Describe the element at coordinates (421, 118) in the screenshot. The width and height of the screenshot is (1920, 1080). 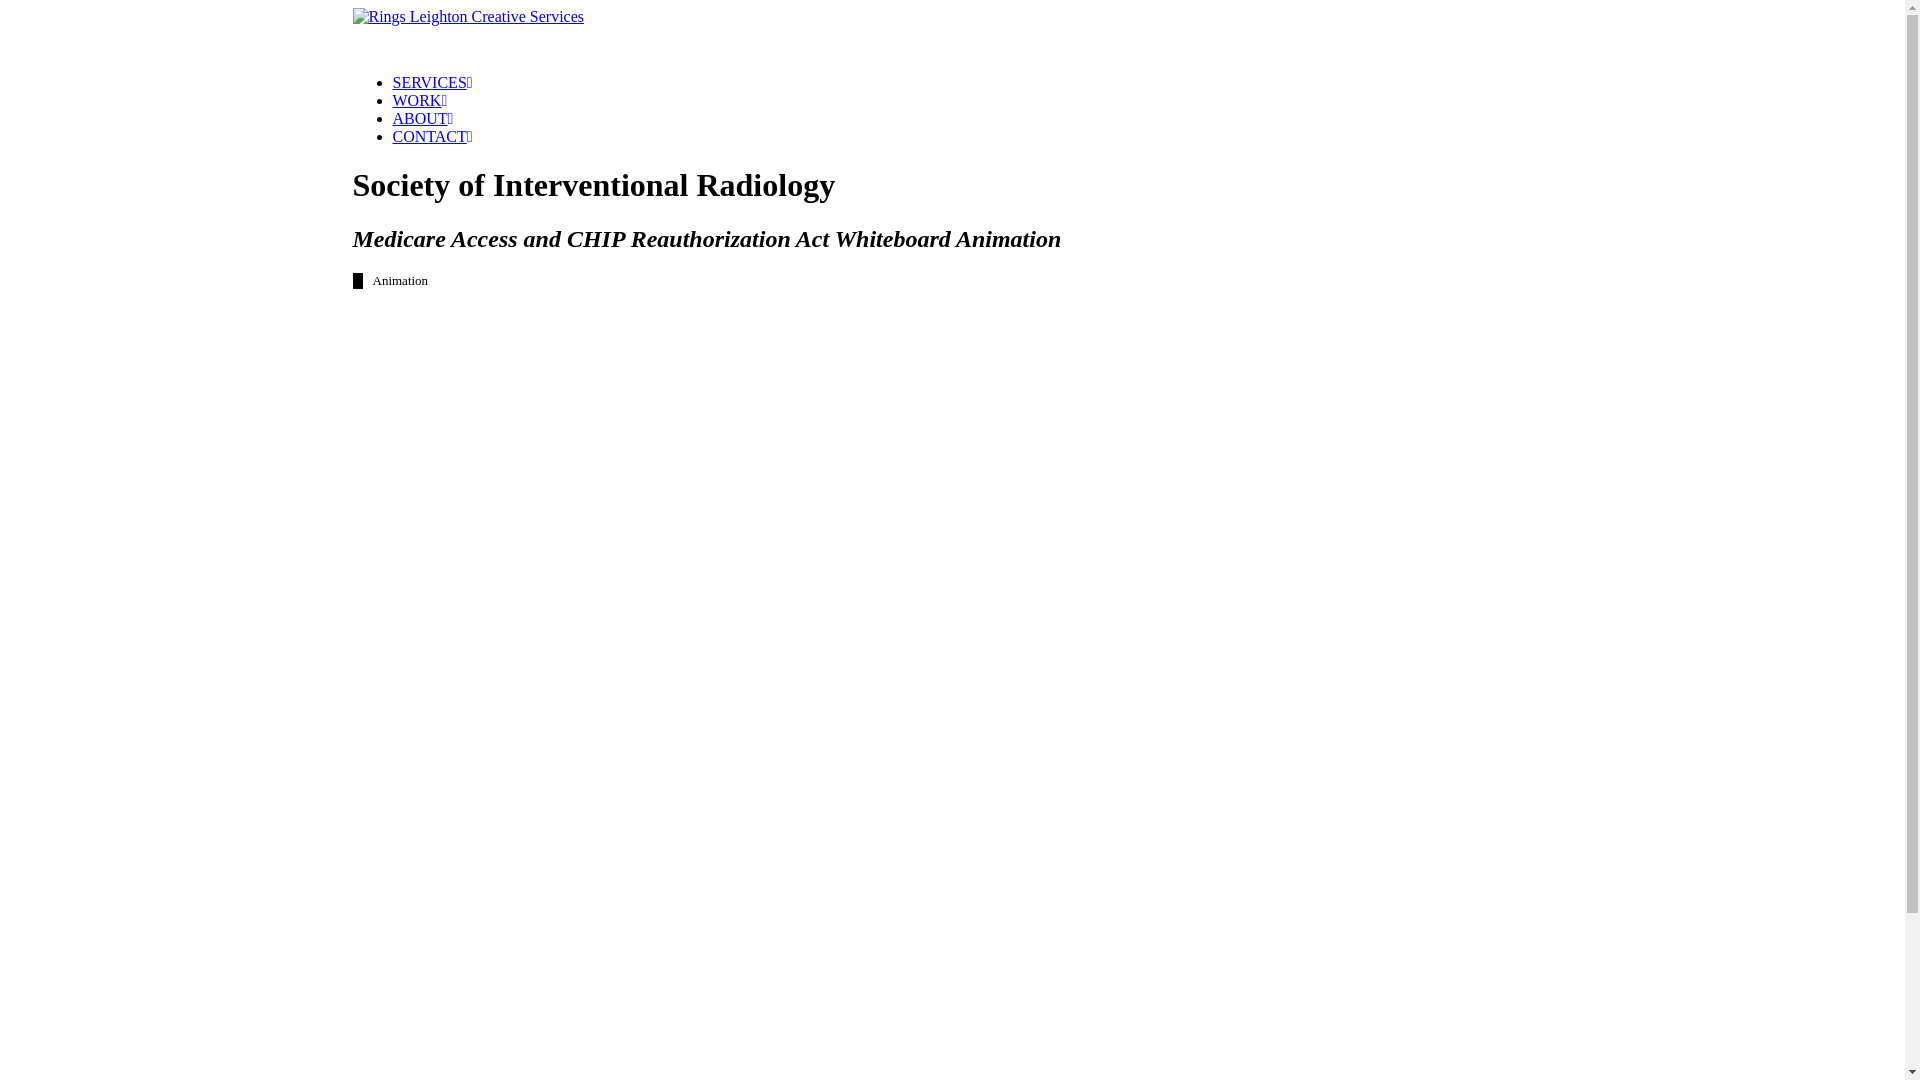
I see `'ABOUT'` at that location.